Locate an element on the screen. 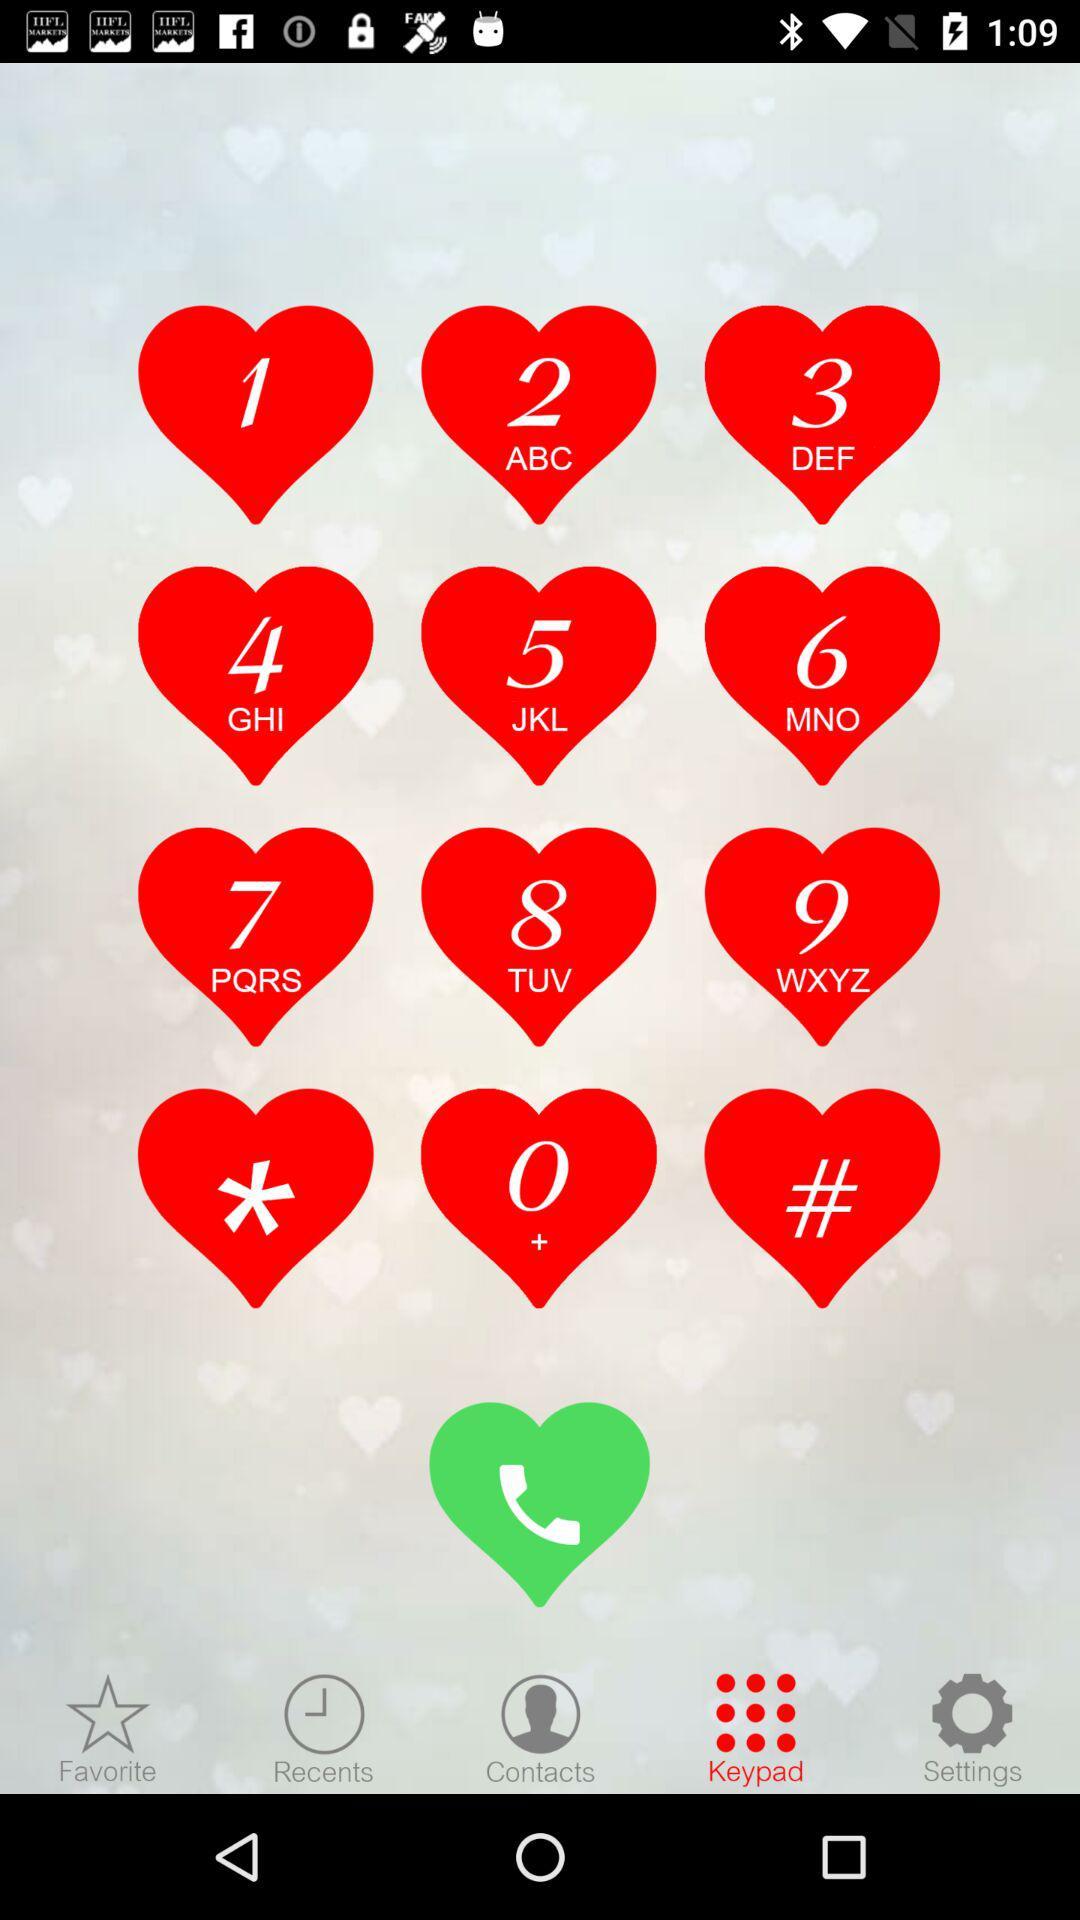 The height and width of the screenshot is (1920, 1080). keypad is located at coordinates (756, 1728).